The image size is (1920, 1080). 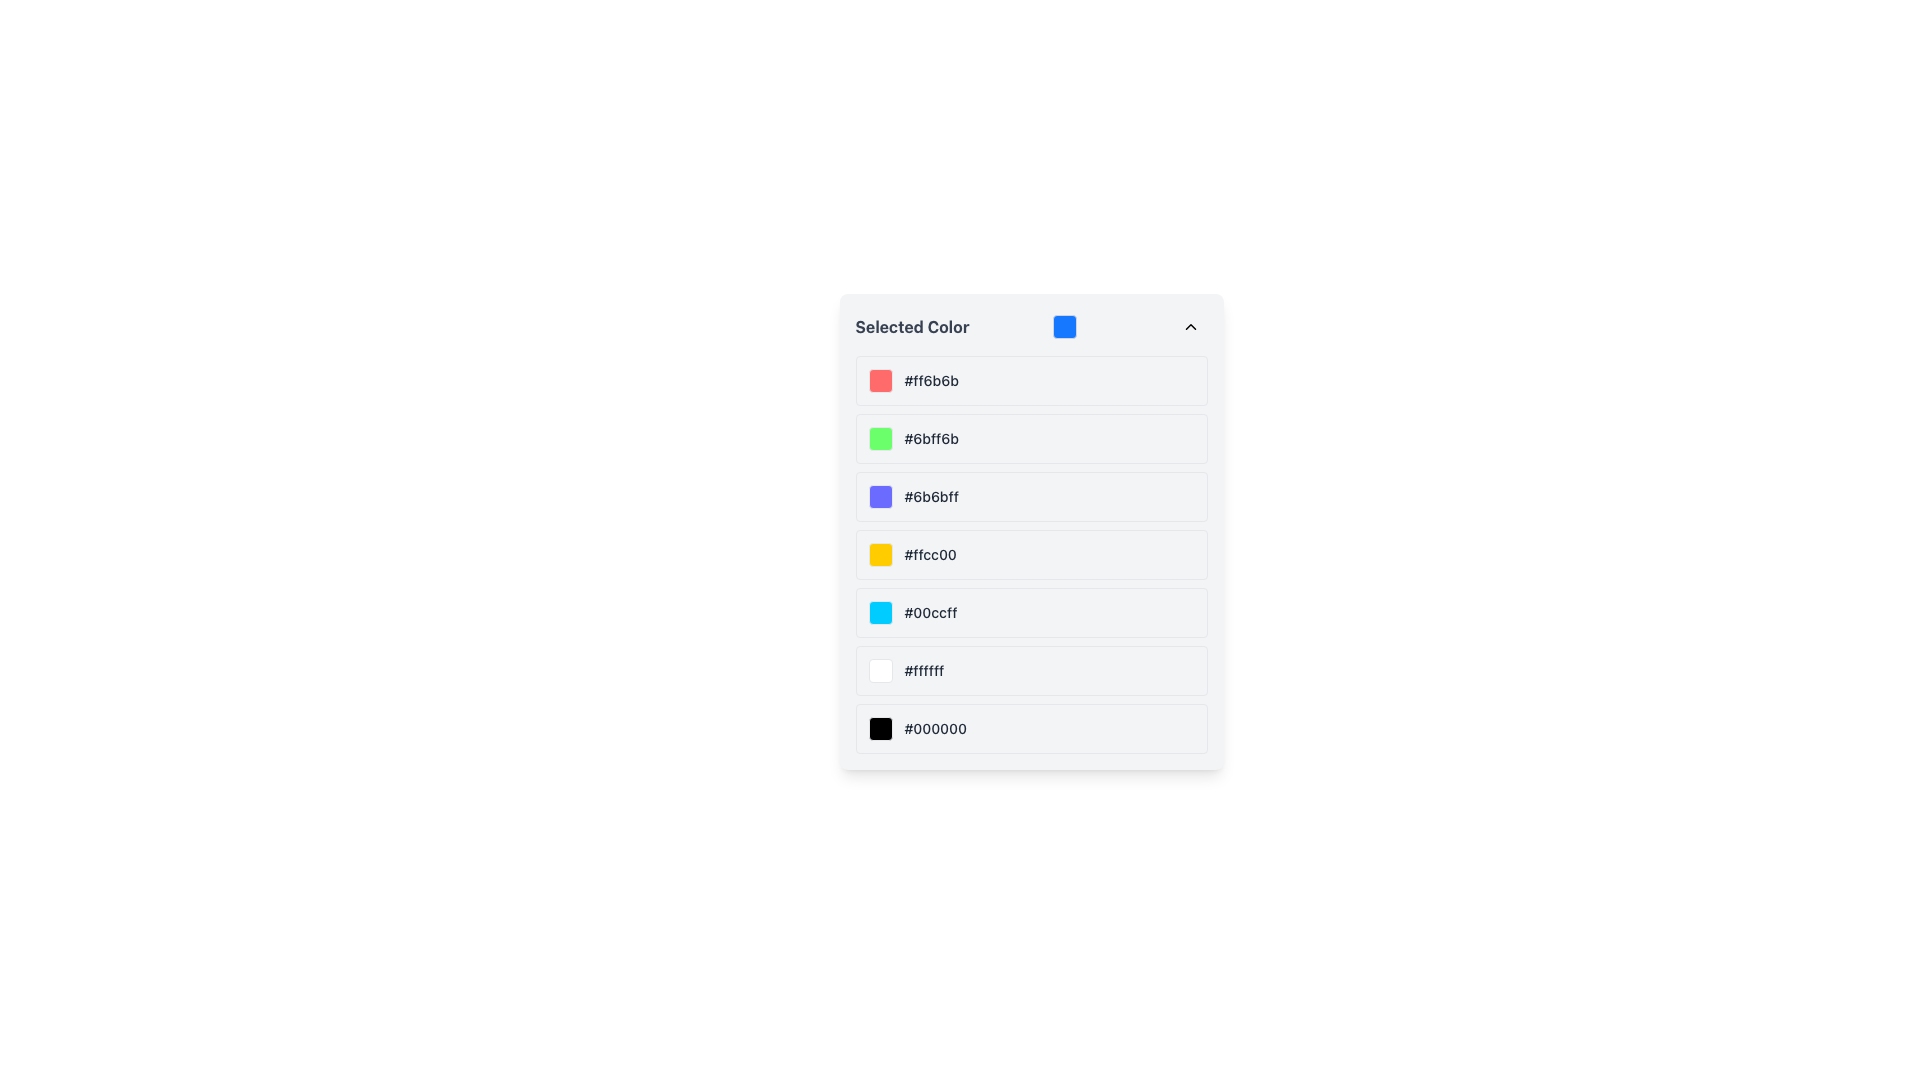 What do you see at coordinates (930, 496) in the screenshot?
I see `hexadecimal color code from the text label located to the right of the small purple square, which is the third item in the vertical list of selectable items` at bounding box center [930, 496].